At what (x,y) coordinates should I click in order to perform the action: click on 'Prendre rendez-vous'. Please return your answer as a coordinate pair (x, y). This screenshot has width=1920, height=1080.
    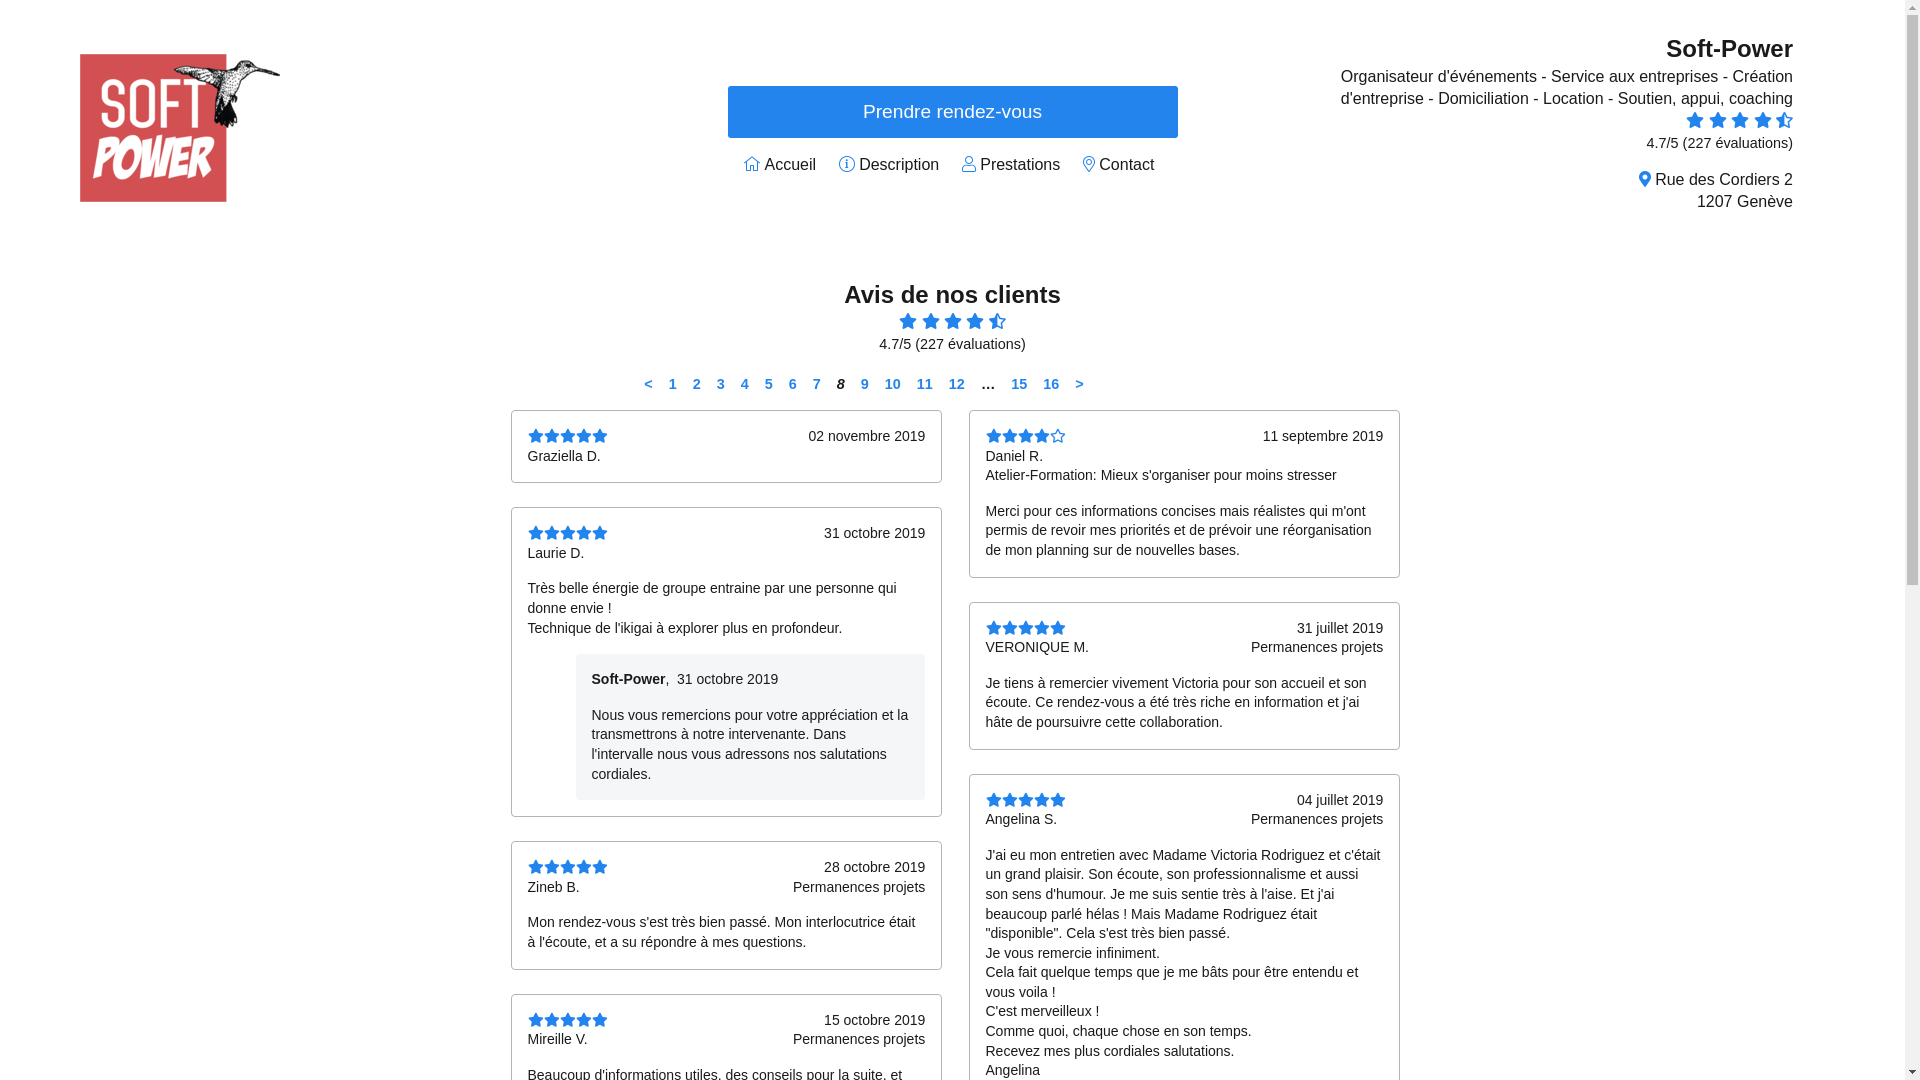
    Looking at the image, I should click on (952, 111).